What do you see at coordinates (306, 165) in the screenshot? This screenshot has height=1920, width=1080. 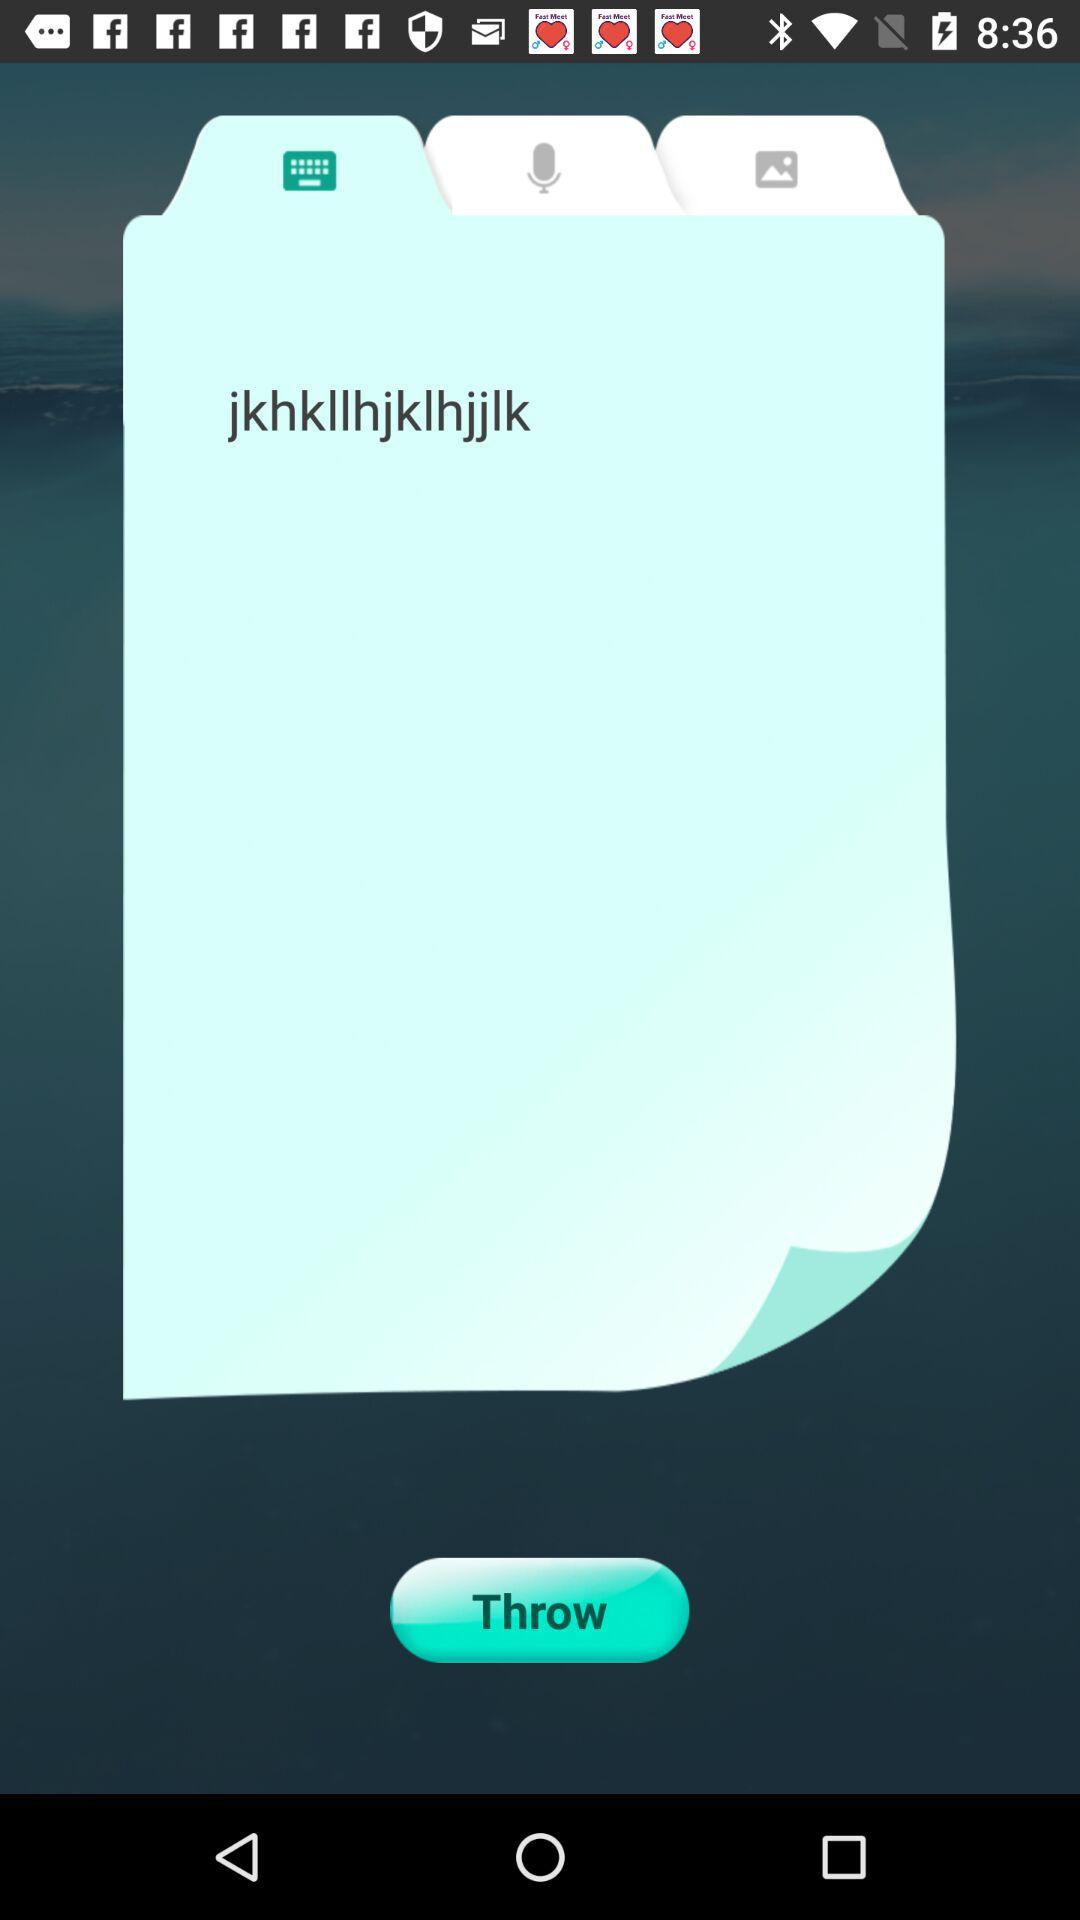 I see `message input tab` at bounding box center [306, 165].